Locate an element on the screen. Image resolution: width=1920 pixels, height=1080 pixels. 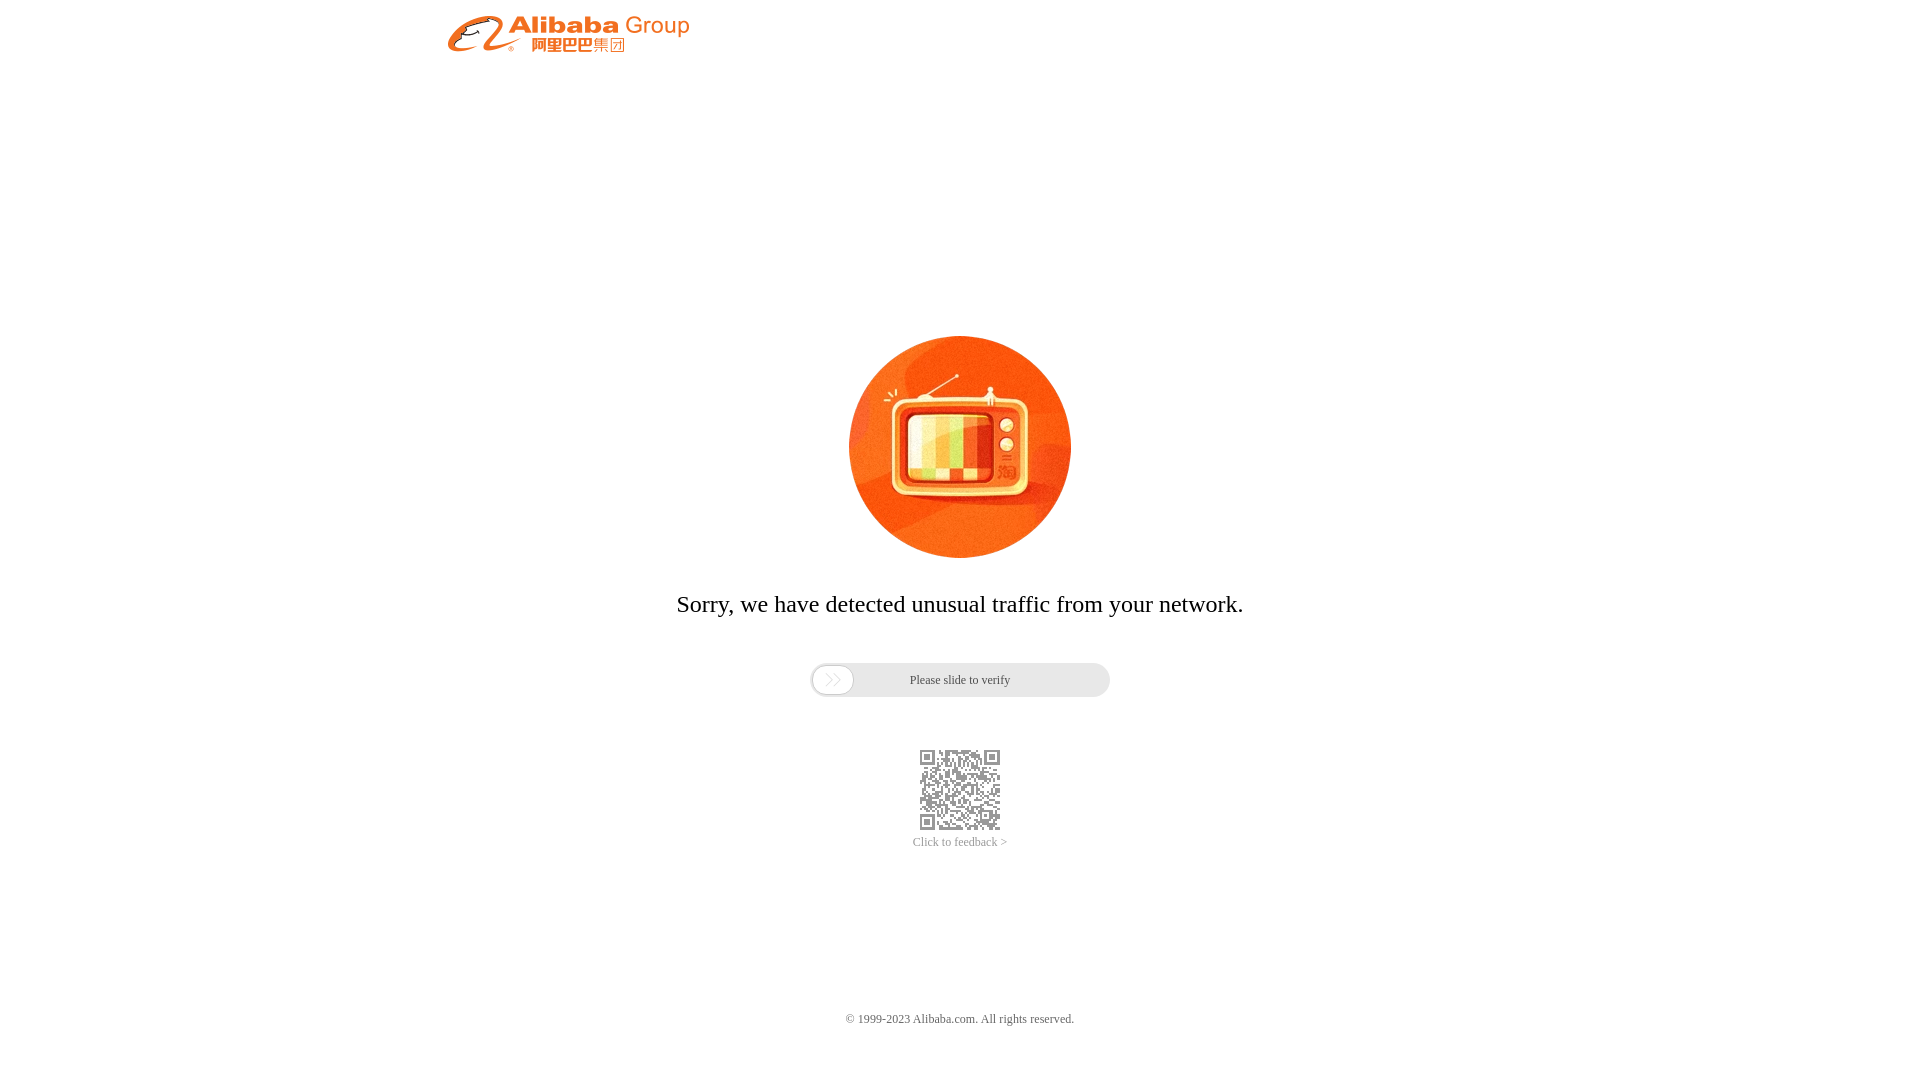
'Click to feedback >' is located at coordinates (960, 842).